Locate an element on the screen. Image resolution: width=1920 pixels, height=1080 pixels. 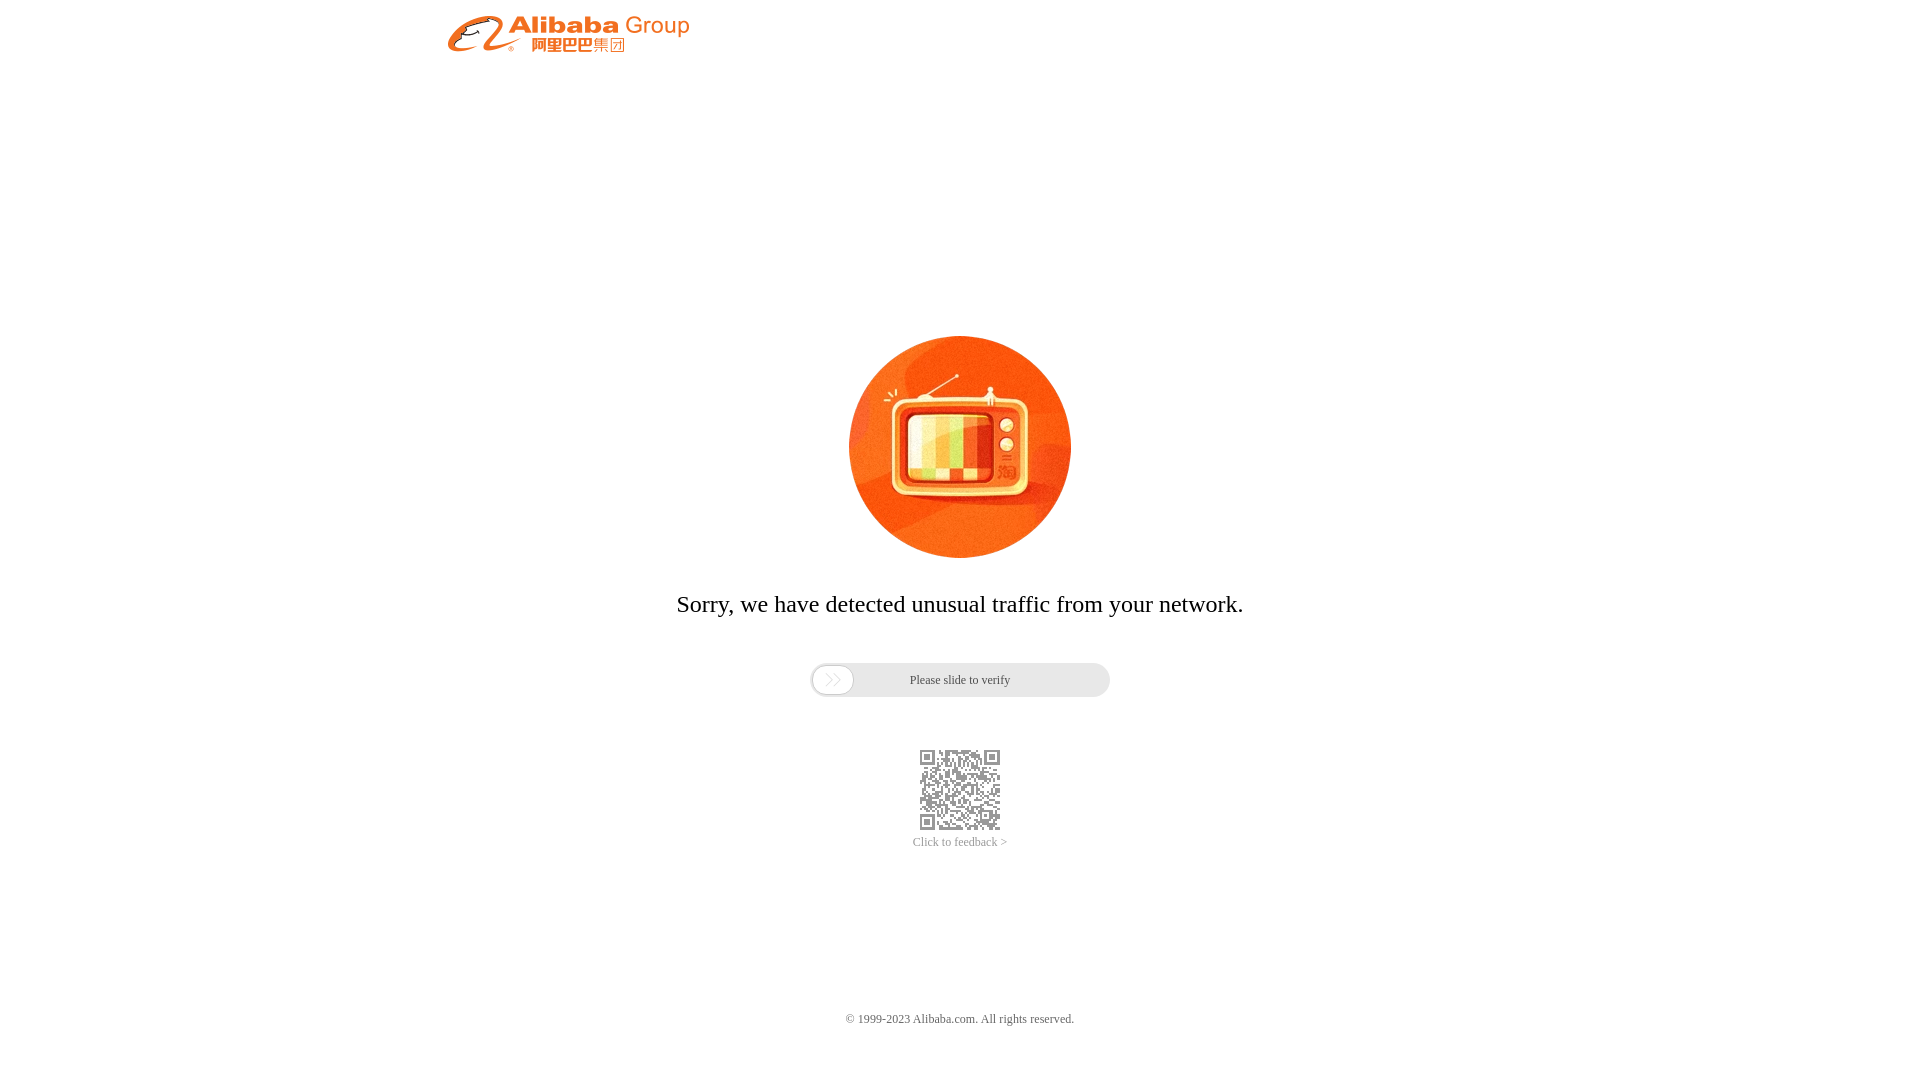
'Click to feedback >' is located at coordinates (960, 842).